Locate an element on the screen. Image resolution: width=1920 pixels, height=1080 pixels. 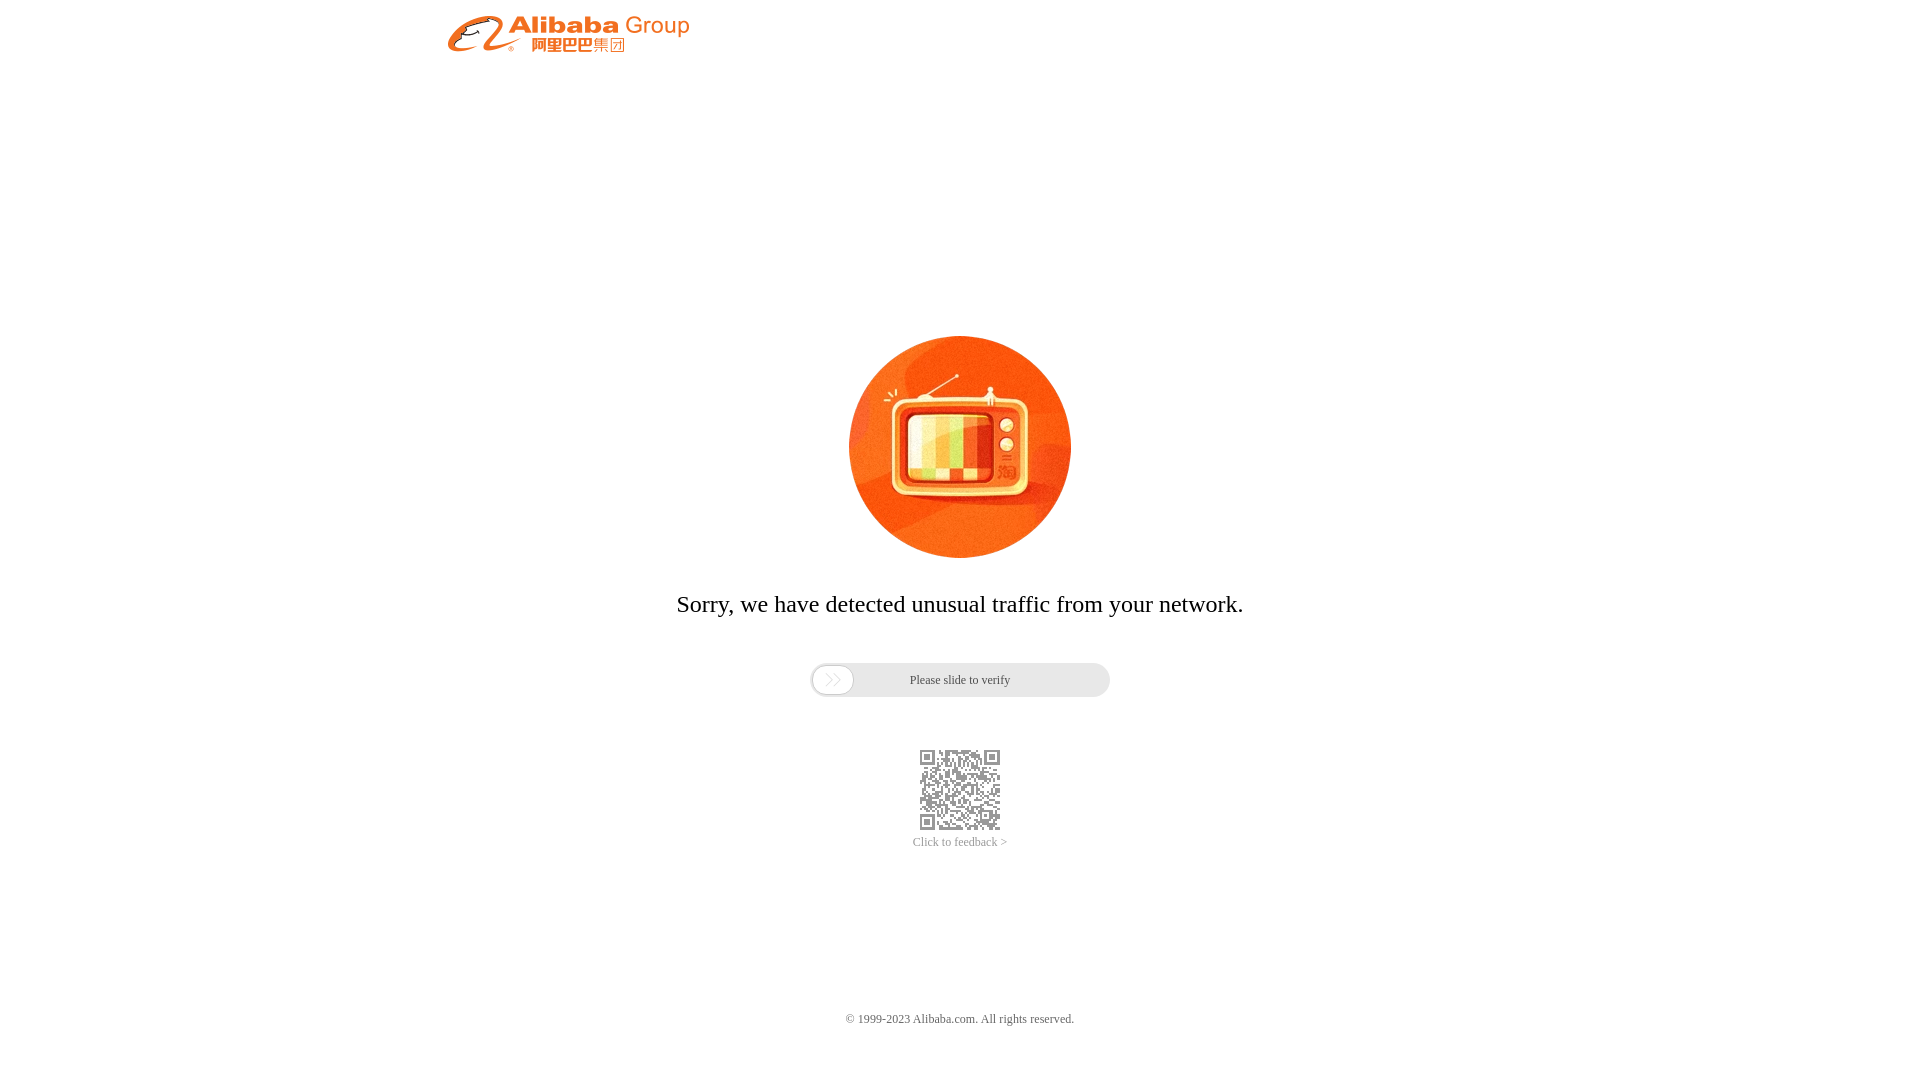
'Click to feedback >' is located at coordinates (960, 842).